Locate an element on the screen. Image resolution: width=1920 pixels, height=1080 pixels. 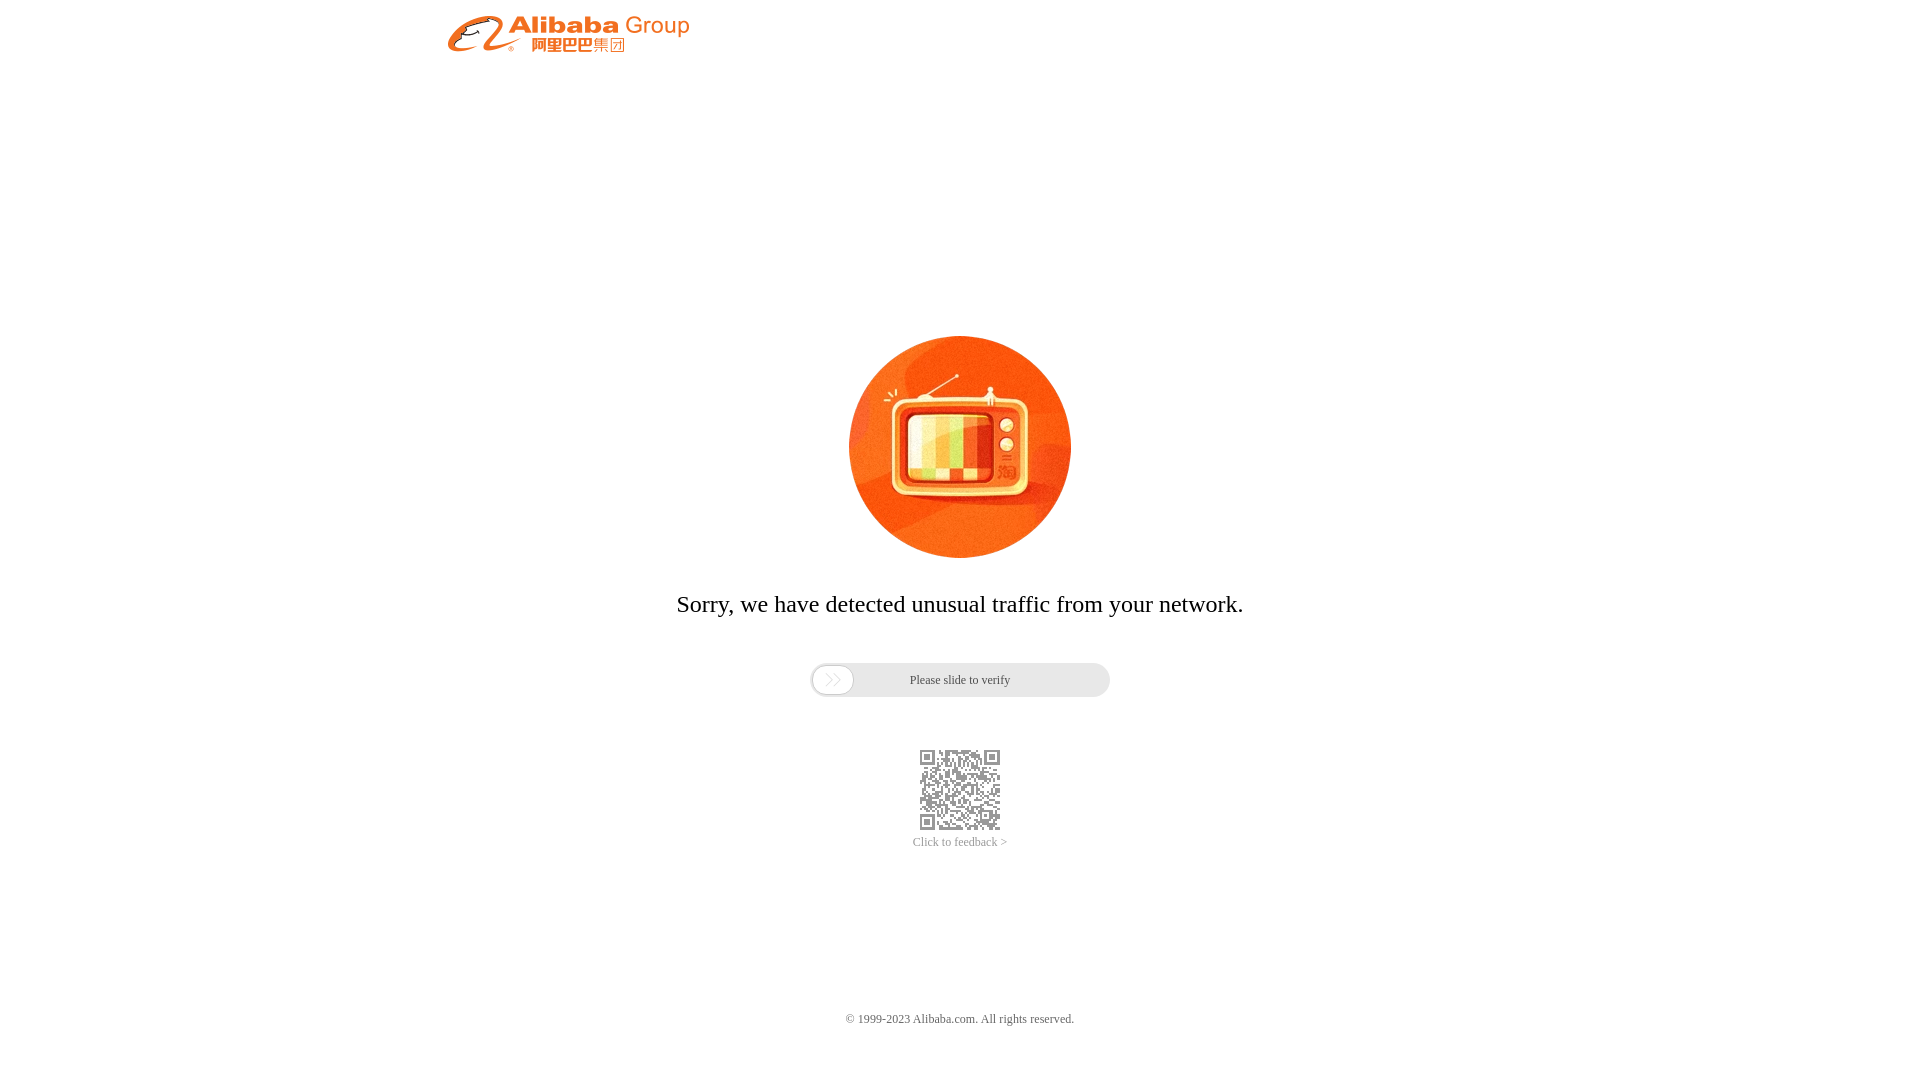
'Click to feedback >' is located at coordinates (960, 842).